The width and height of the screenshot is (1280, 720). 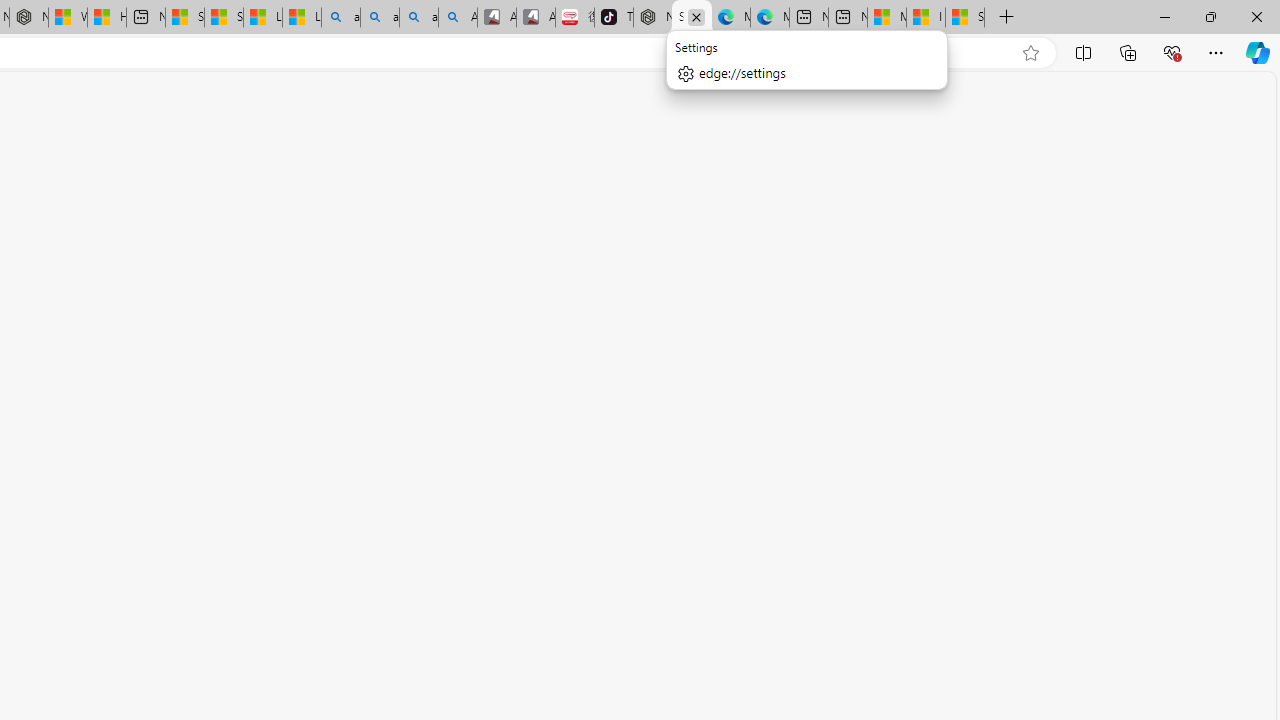 What do you see at coordinates (417, 17) in the screenshot?
I see `'amazon - Search Images'` at bounding box center [417, 17].